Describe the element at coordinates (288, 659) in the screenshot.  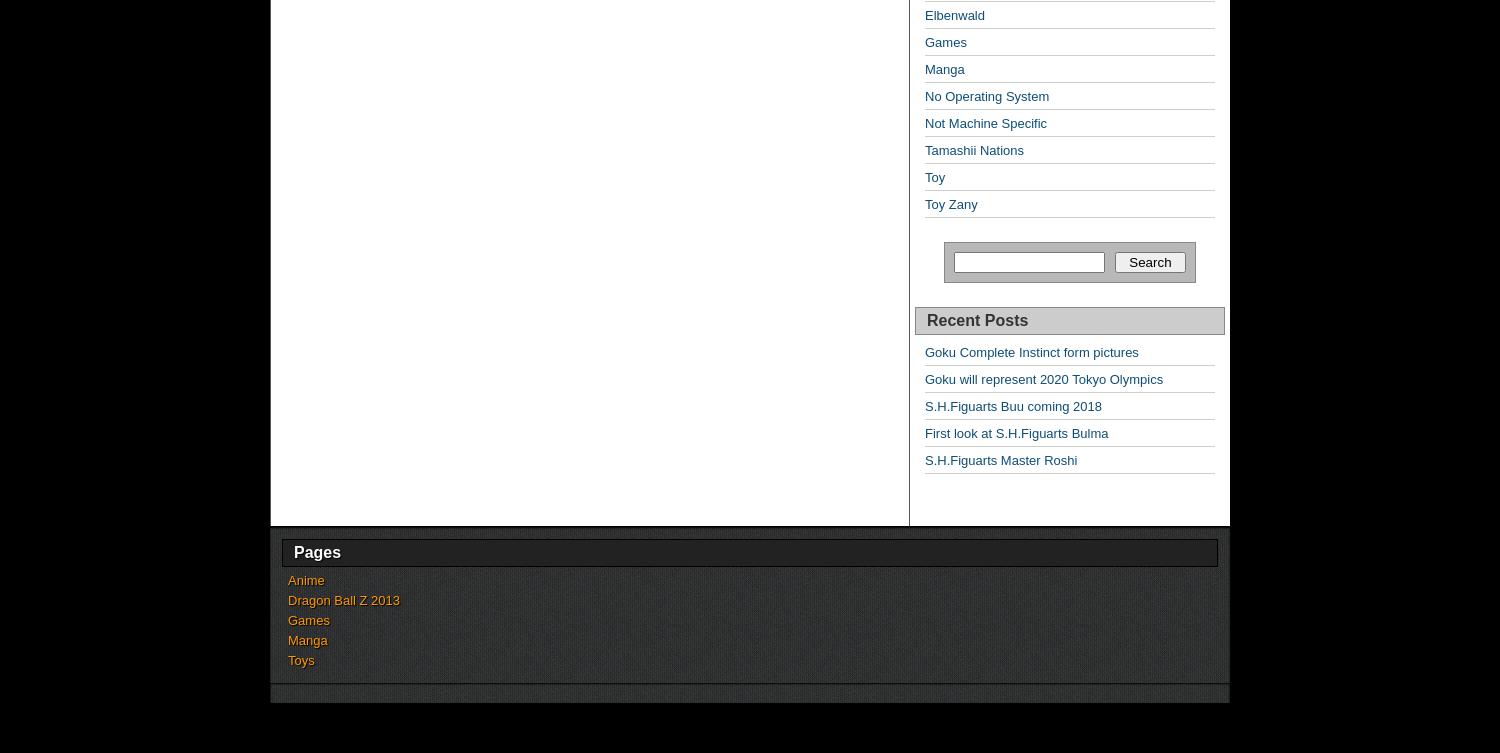
I see `'Toys'` at that location.